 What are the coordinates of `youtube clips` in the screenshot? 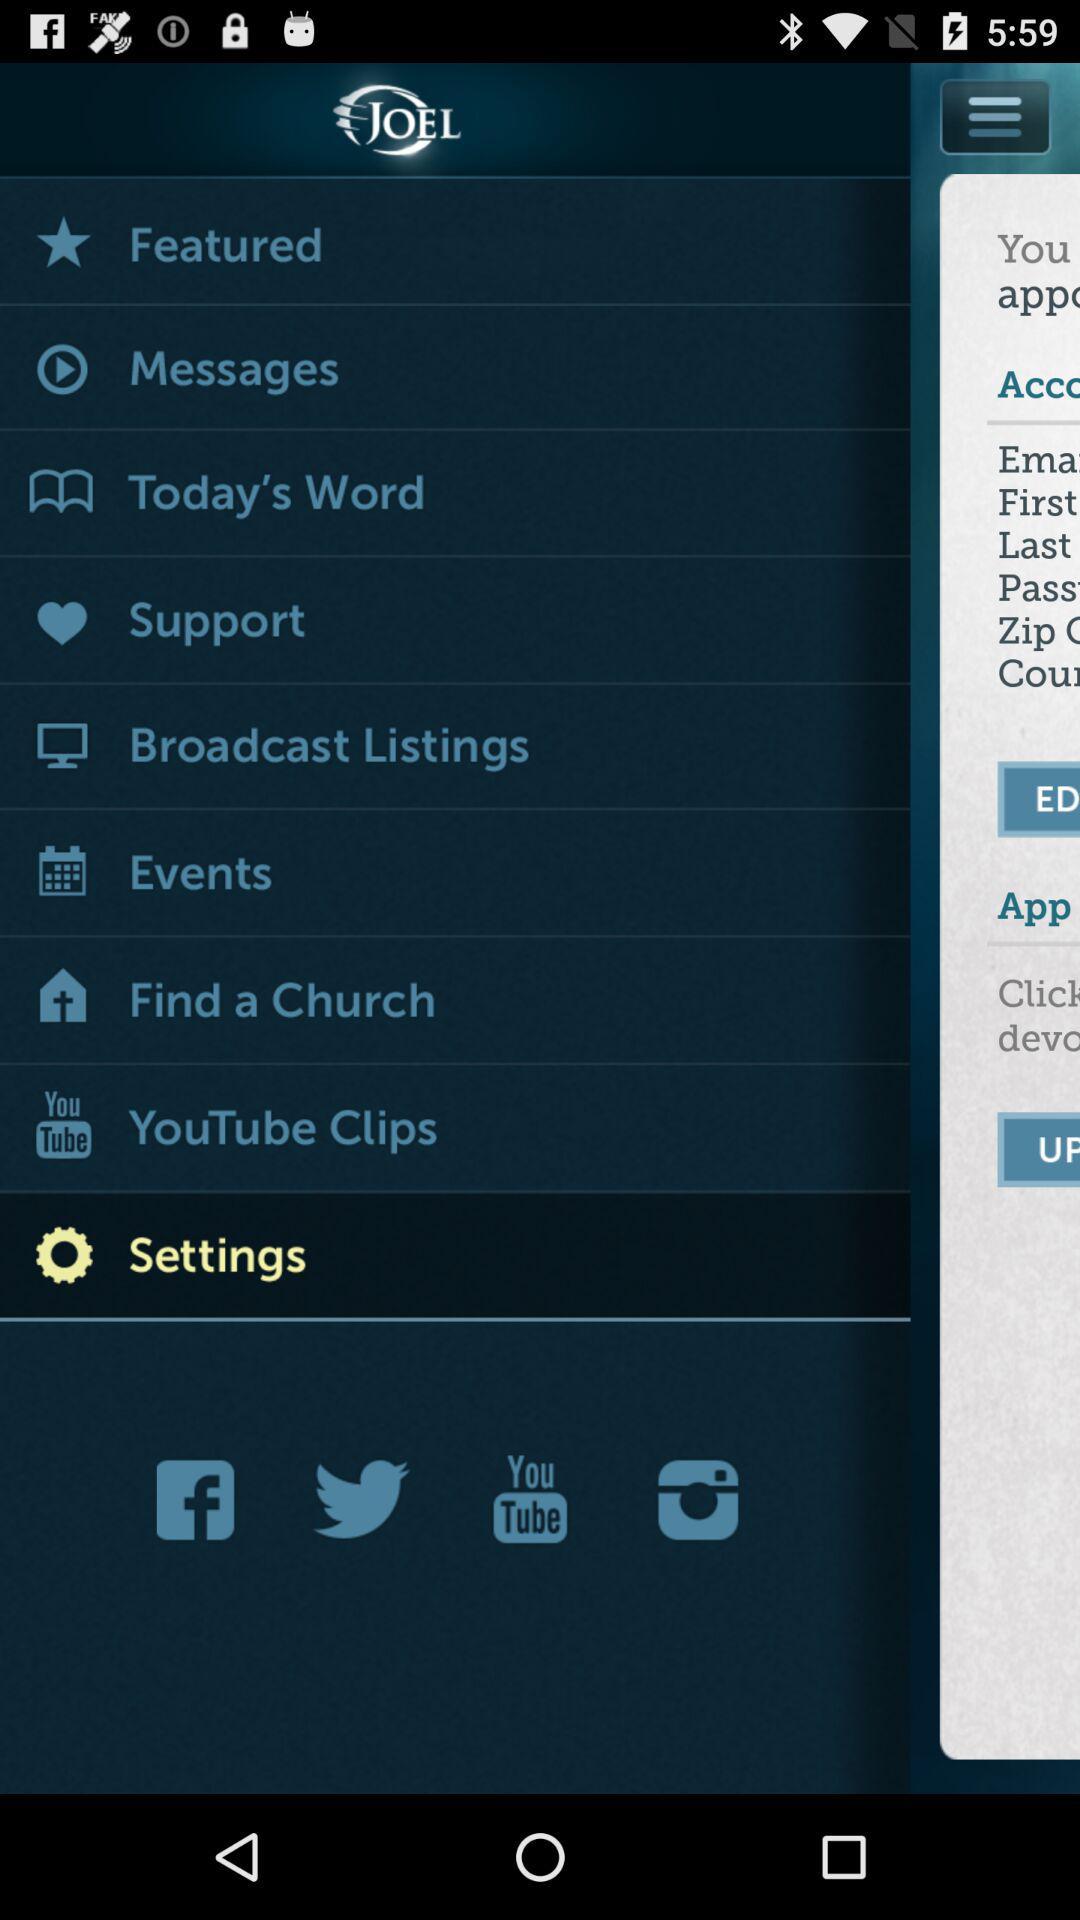 It's located at (455, 1130).